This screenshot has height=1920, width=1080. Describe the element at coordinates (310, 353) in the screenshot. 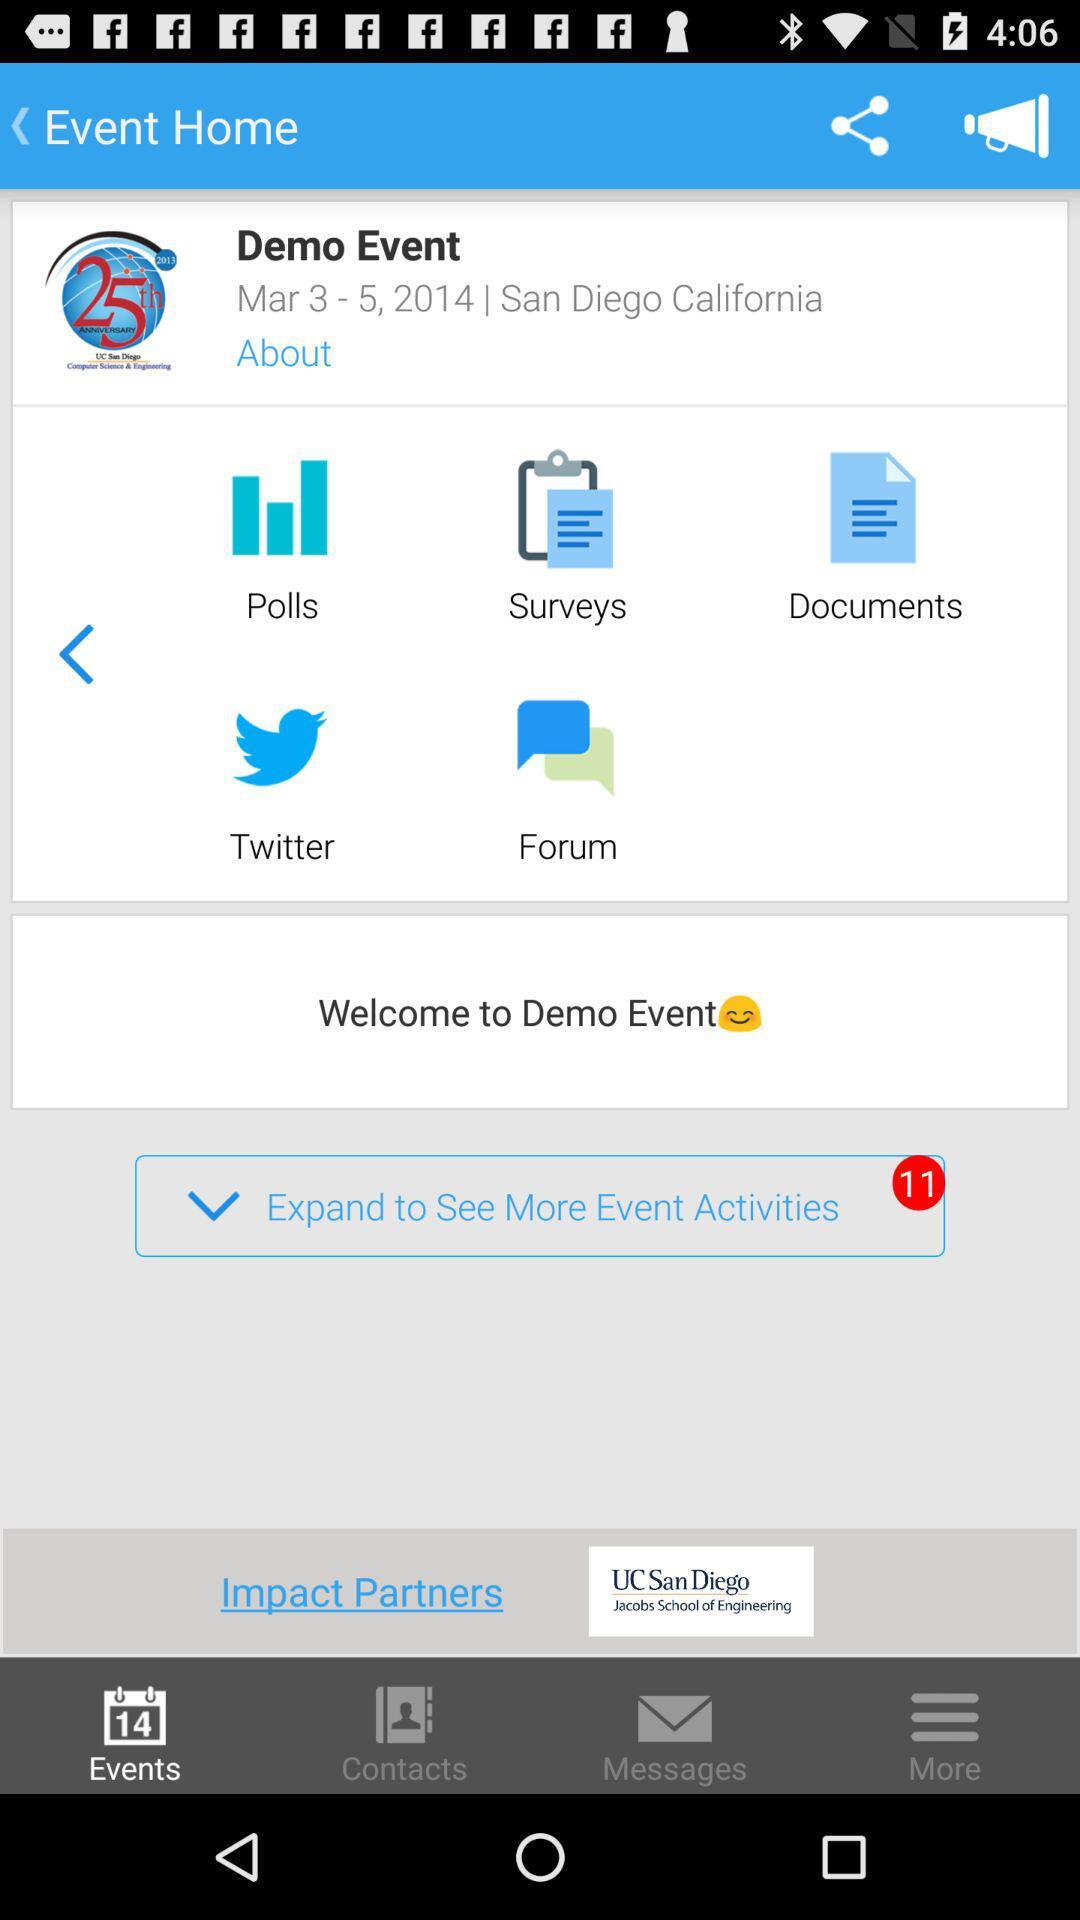

I see `about icon` at that location.